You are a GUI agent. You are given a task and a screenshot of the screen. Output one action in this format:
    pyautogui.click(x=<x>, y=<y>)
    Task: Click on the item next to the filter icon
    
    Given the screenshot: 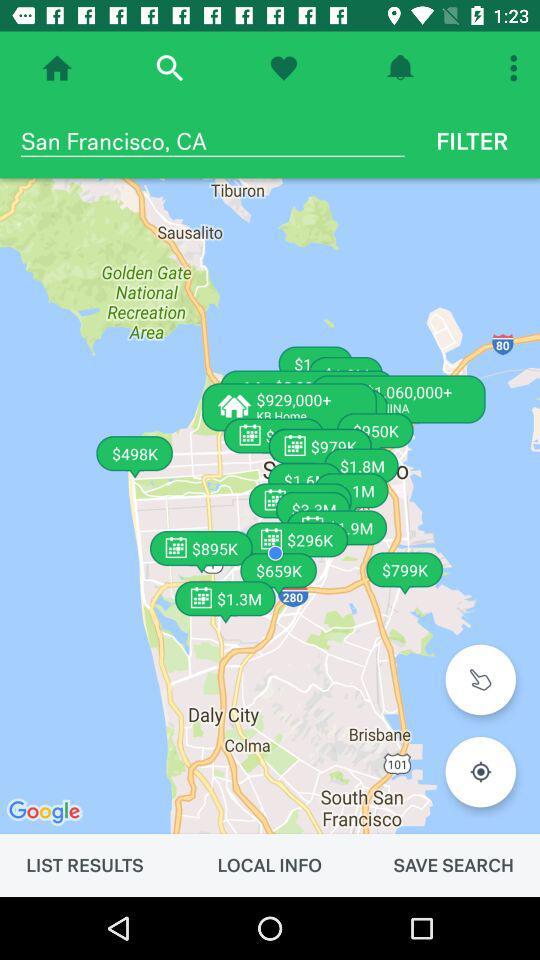 What is the action you would take?
    pyautogui.click(x=211, y=140)
    